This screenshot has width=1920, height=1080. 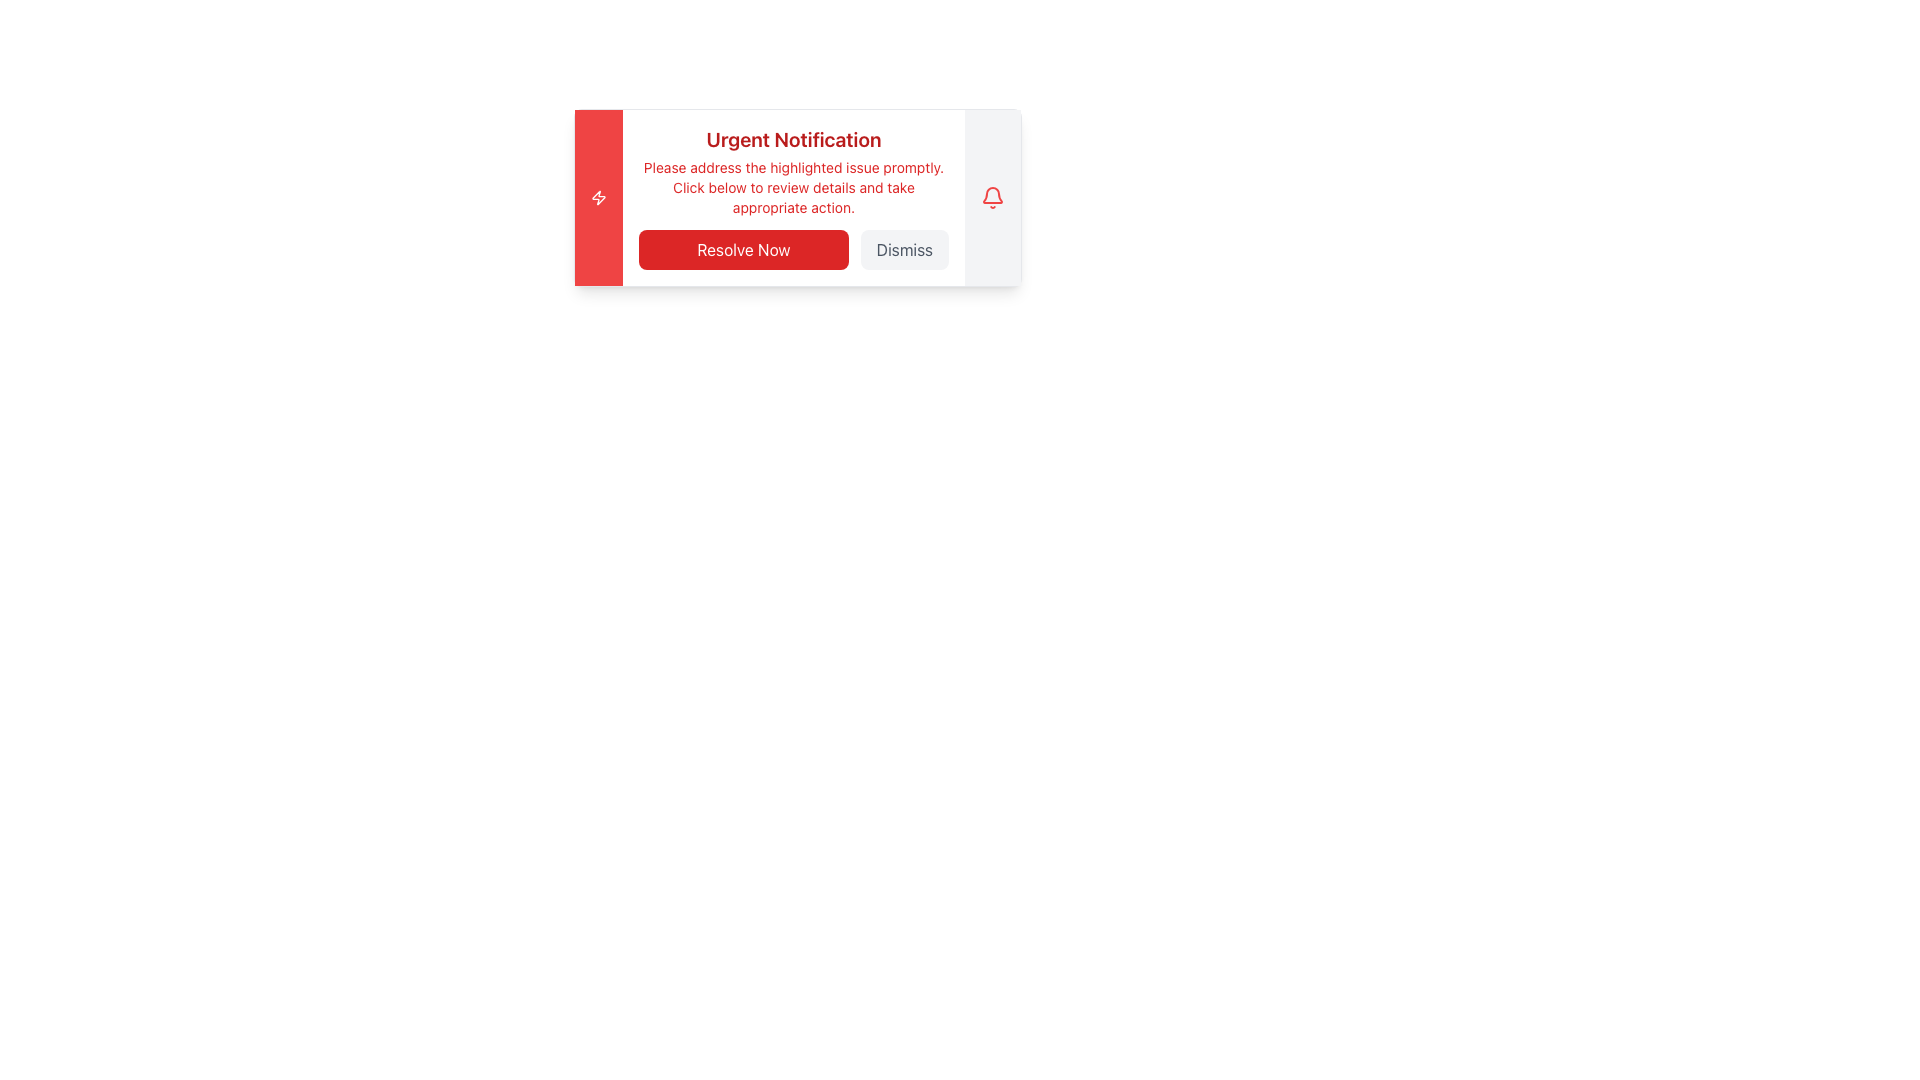 I want to click on the lightning bolt icon with a white borderless design on a red background, located centrally within the red rectangular block on the far-left side of the notification card, so click(x=598, y=197).